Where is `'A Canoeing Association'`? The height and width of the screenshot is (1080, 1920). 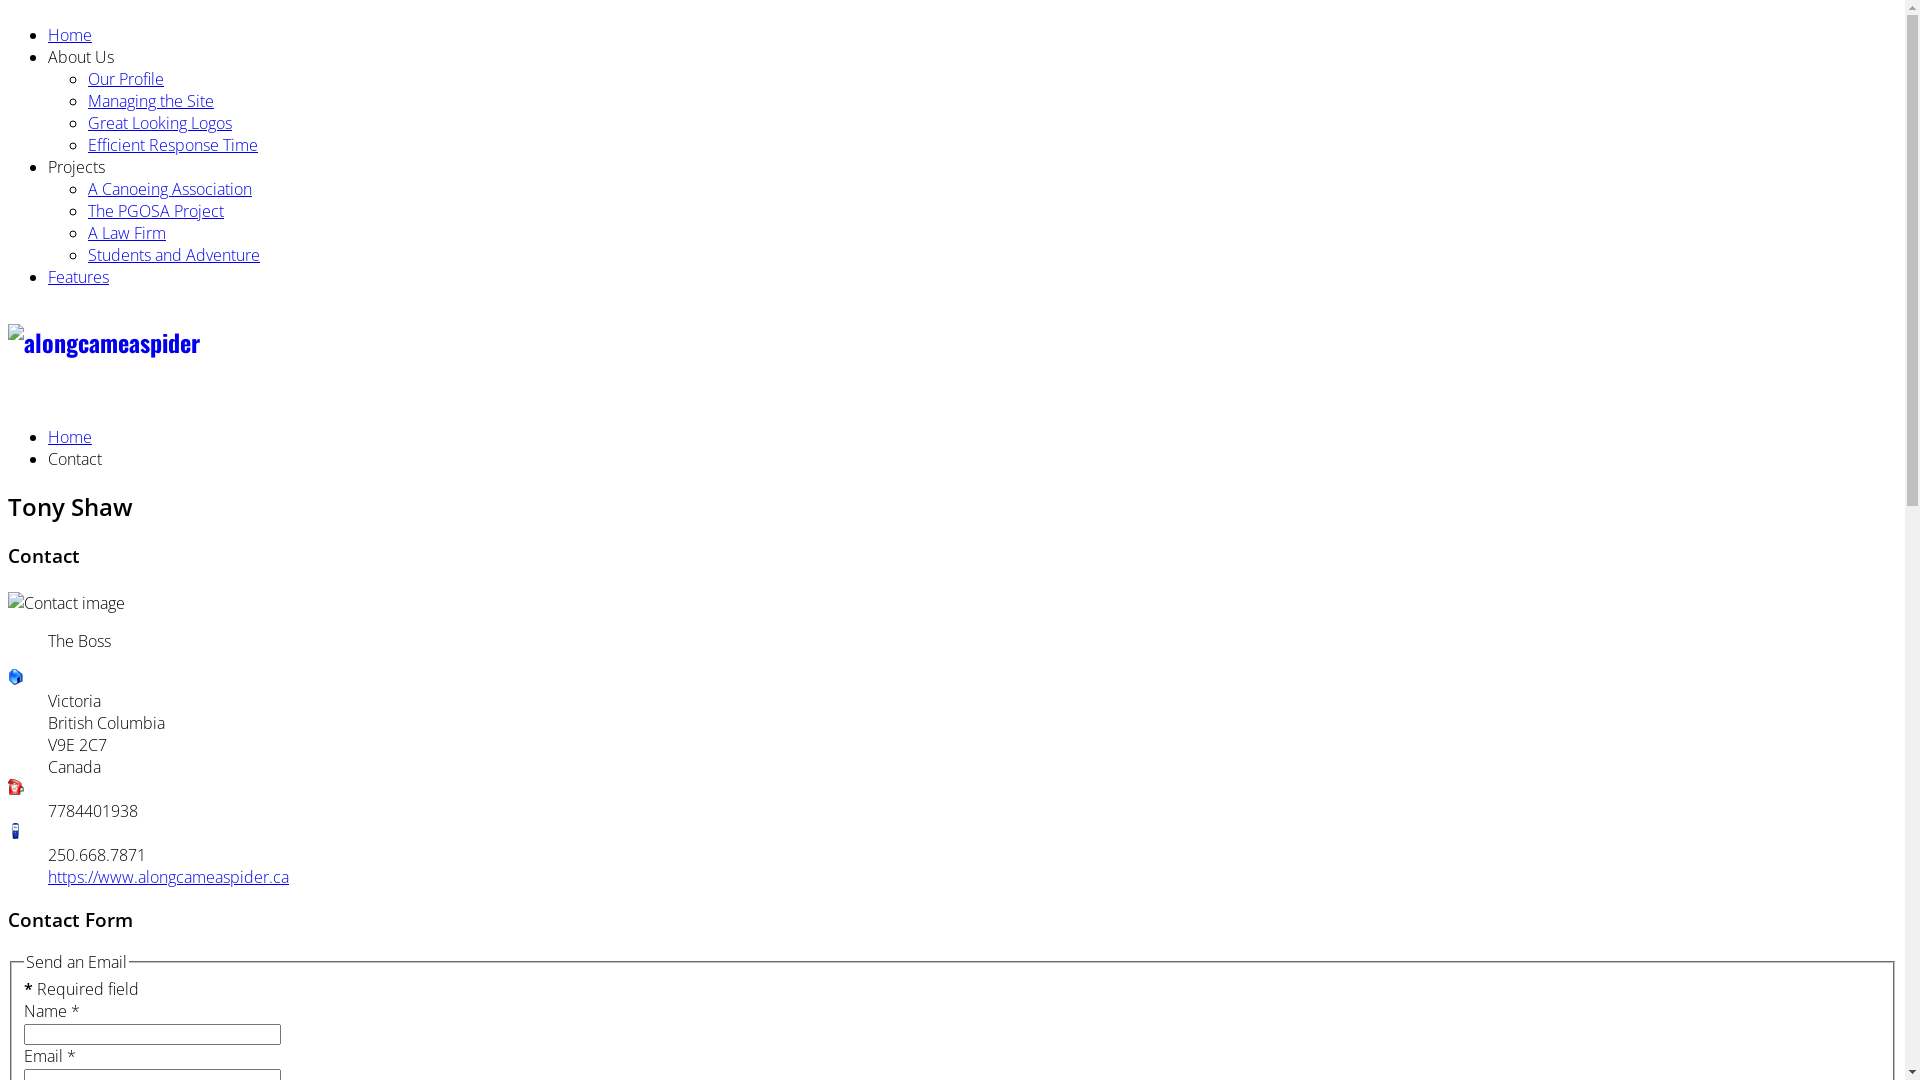
'A Canoeing Association' is located at coordinates (169, 189).